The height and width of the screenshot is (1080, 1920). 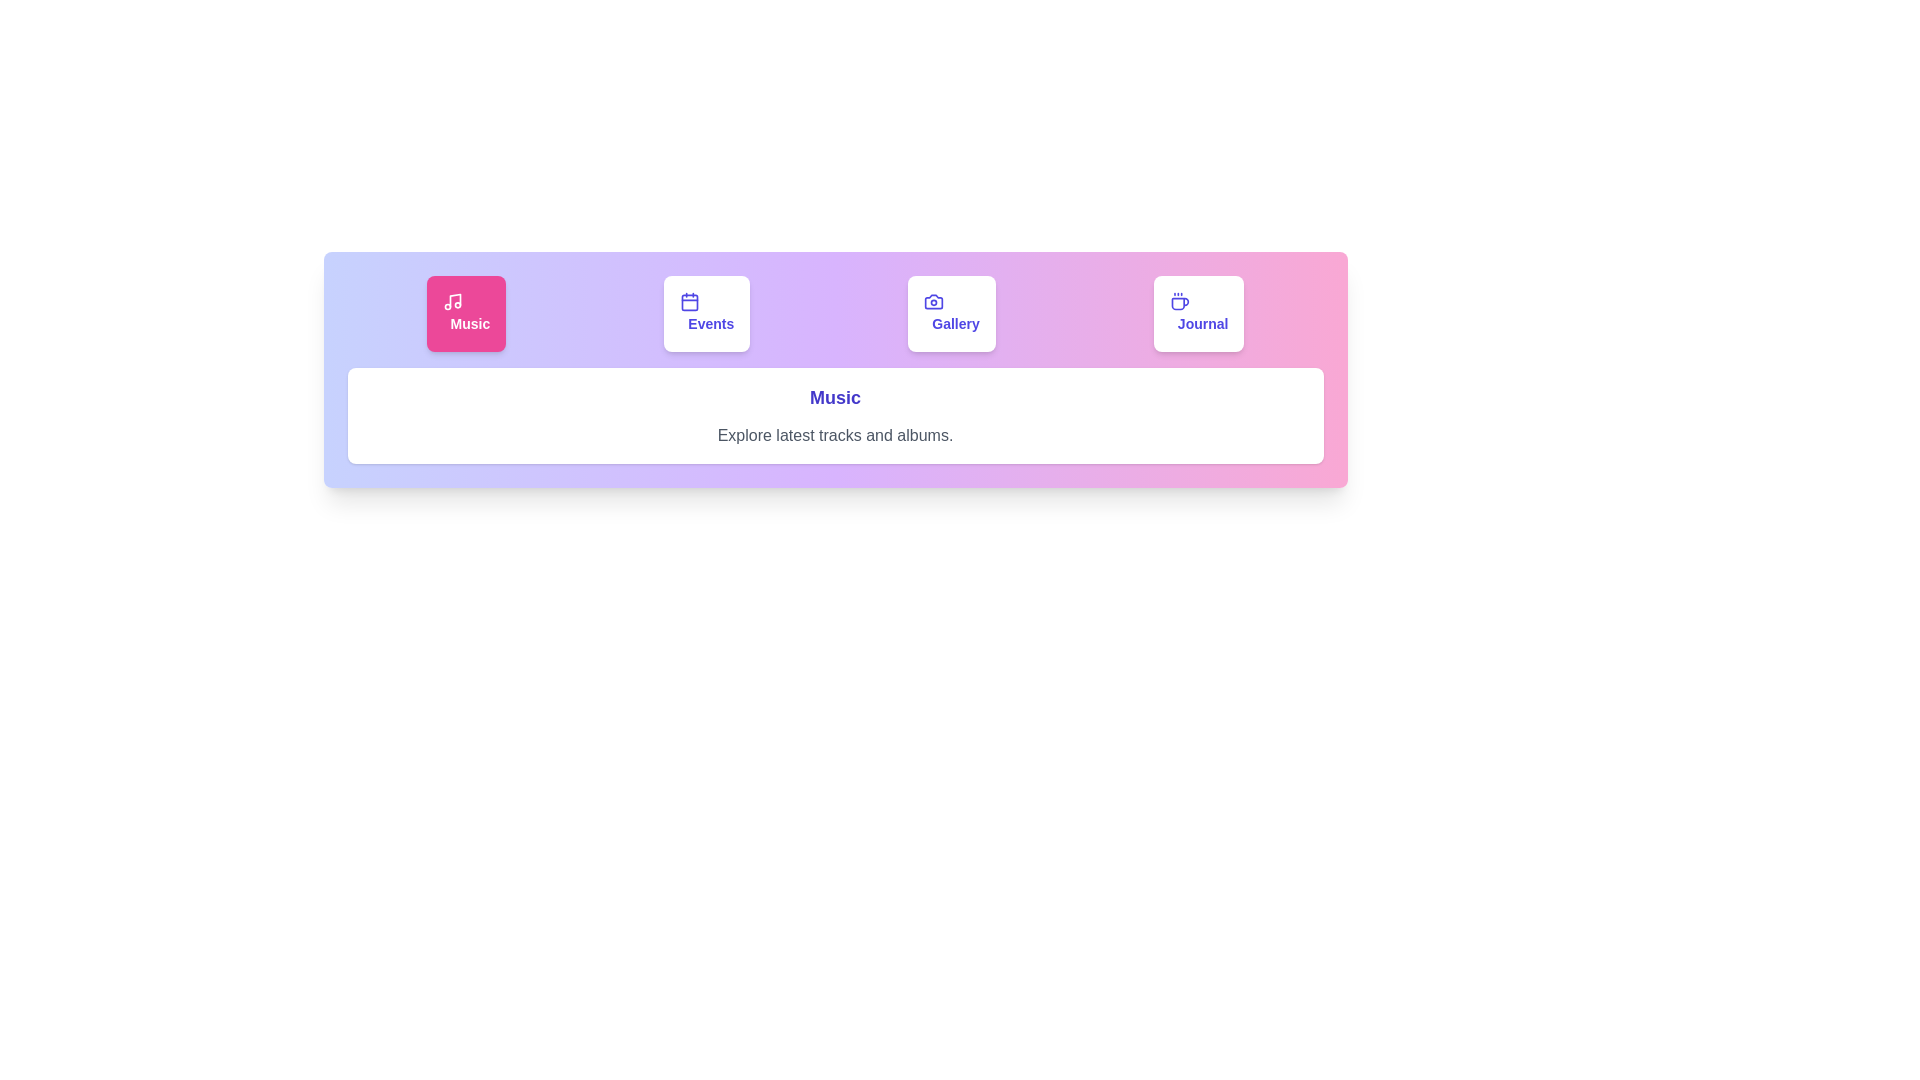 What do you see at coordinates (707, 313) in the screenshot?
I see `the tab button labeled Events to observe visual feedback` at bounding box center [707, 313].